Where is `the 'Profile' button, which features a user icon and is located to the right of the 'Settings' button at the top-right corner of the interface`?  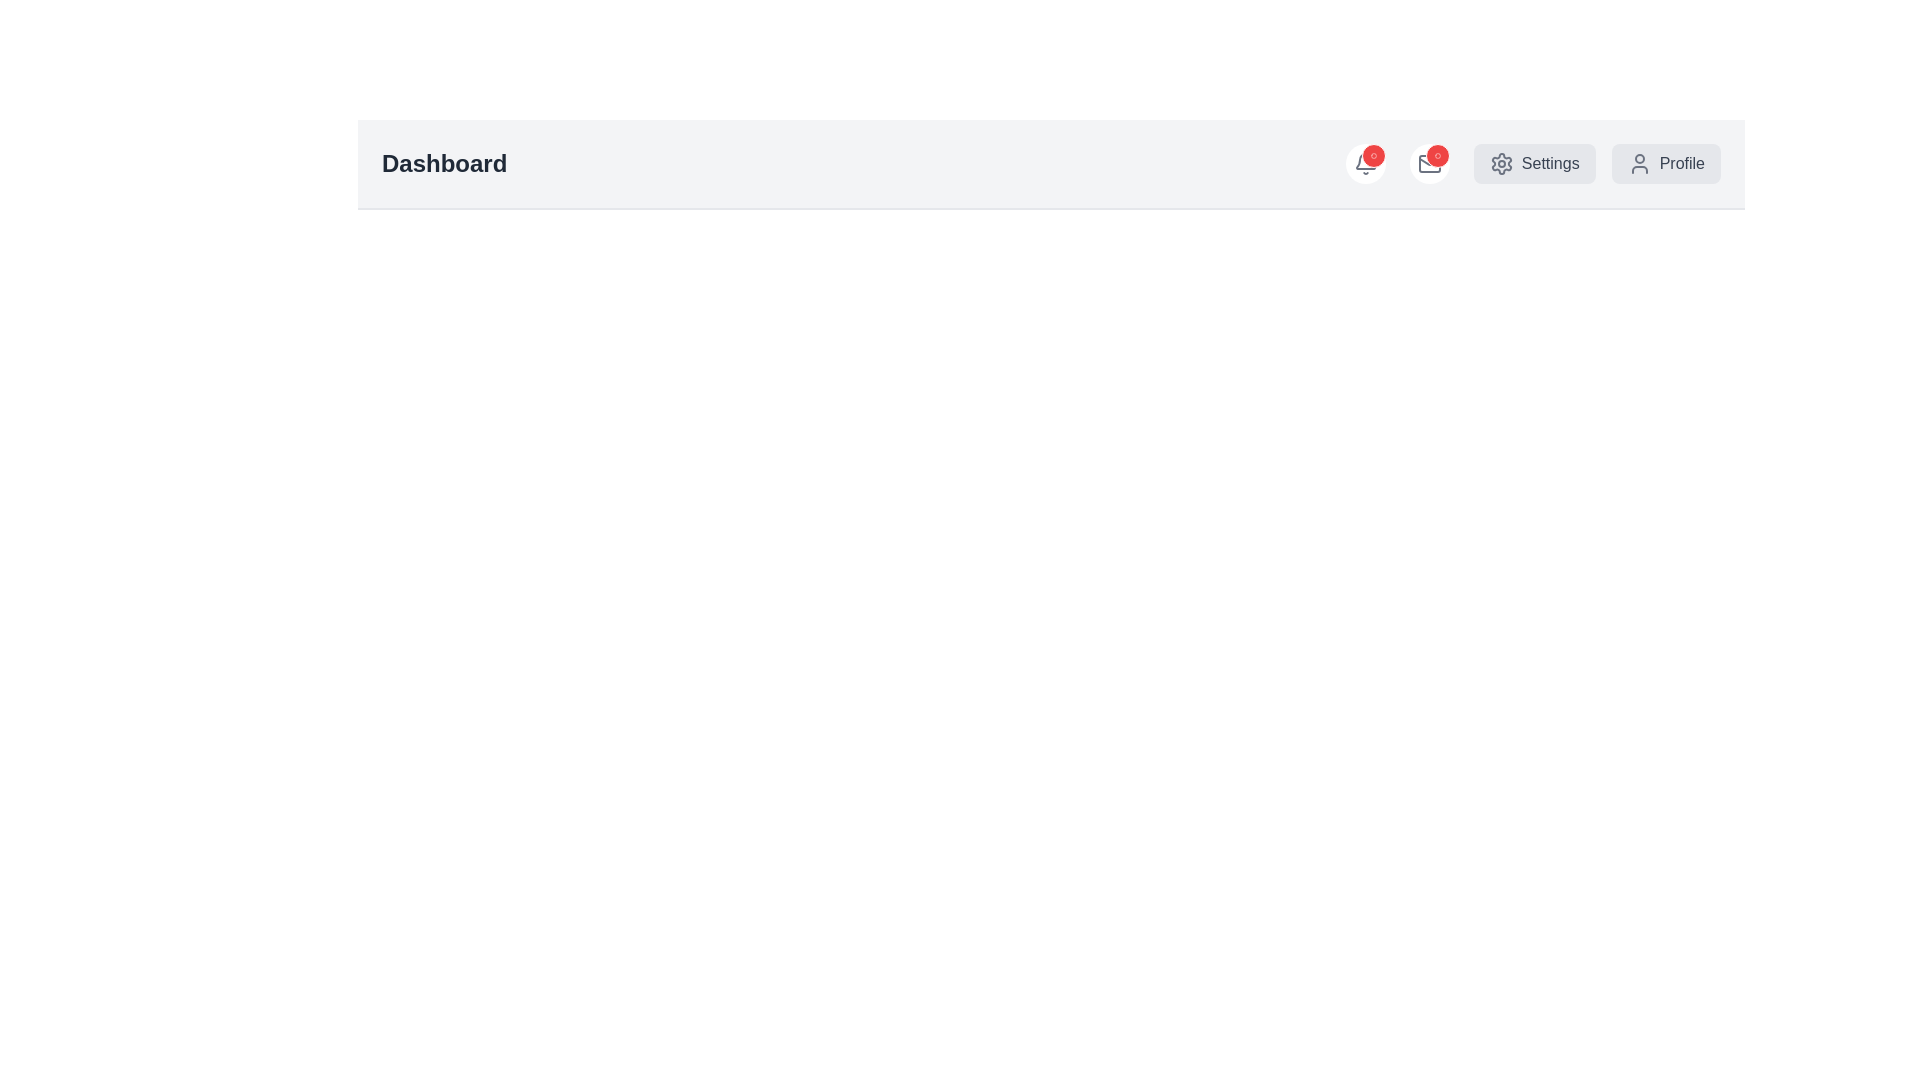 the 'Profile' button, which features a user icon and is located to the right of the 'Settings' button at the top-right corner of the interface is located at coordinates (1665, 163).